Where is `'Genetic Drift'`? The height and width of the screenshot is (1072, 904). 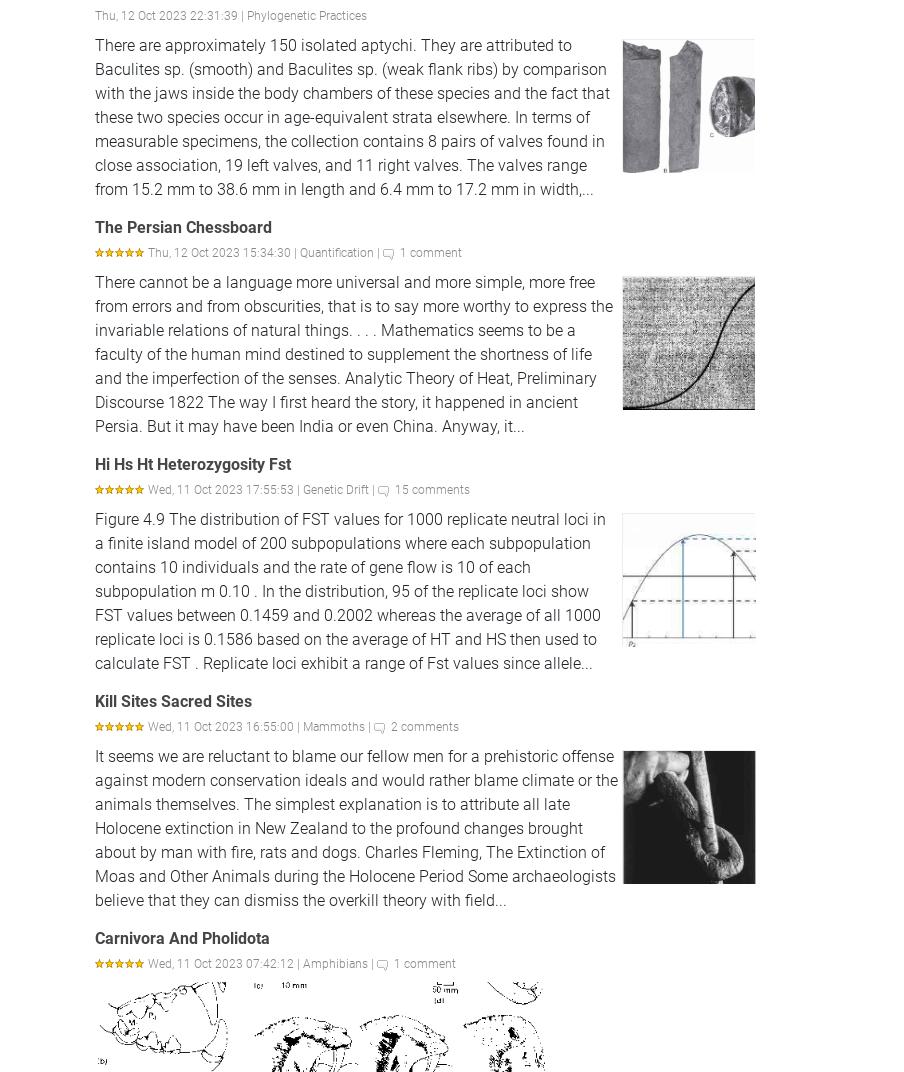
'Genetic Drift' is located at coordinates (303, 489).